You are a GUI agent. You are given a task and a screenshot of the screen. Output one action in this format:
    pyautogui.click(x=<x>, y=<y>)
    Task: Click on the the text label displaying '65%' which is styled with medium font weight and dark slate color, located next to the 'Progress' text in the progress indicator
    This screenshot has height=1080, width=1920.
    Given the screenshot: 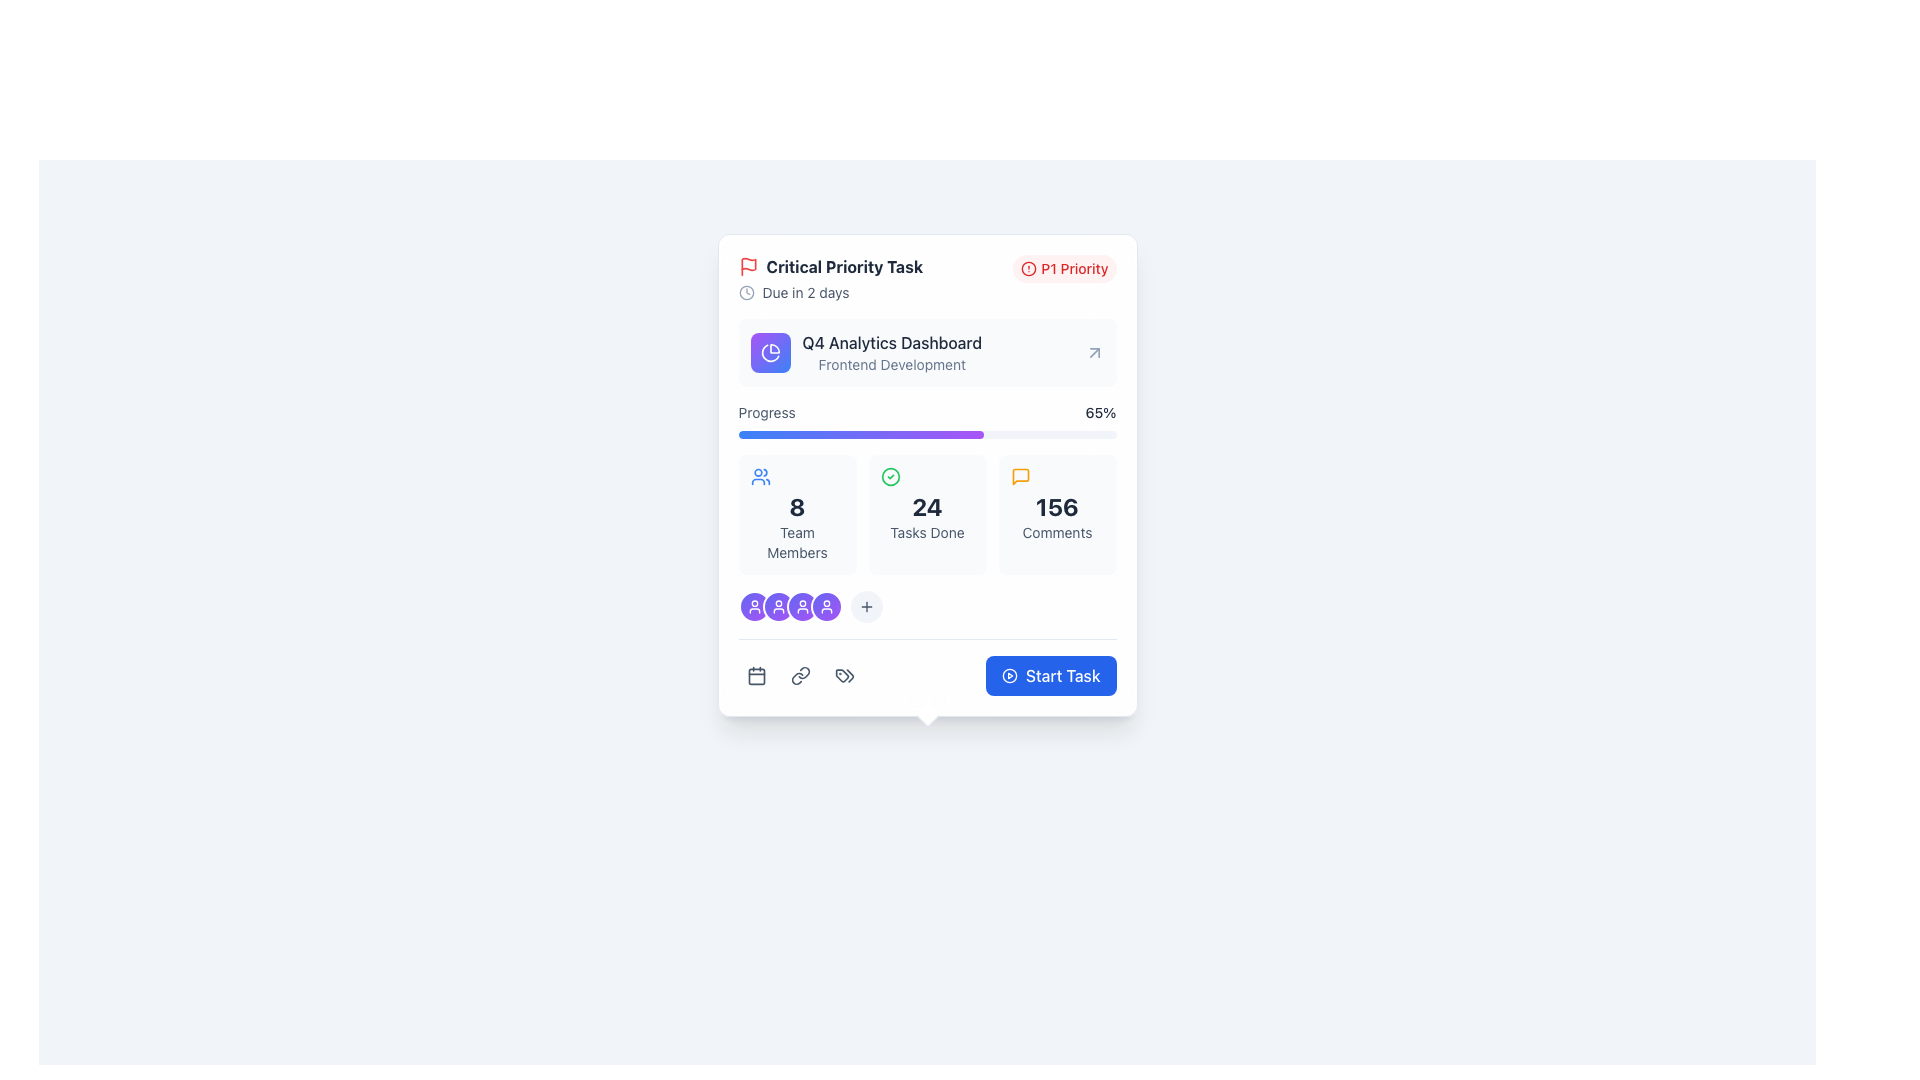 What is the action you would take?
    pyautogui.click(x=1099, y=411)
    